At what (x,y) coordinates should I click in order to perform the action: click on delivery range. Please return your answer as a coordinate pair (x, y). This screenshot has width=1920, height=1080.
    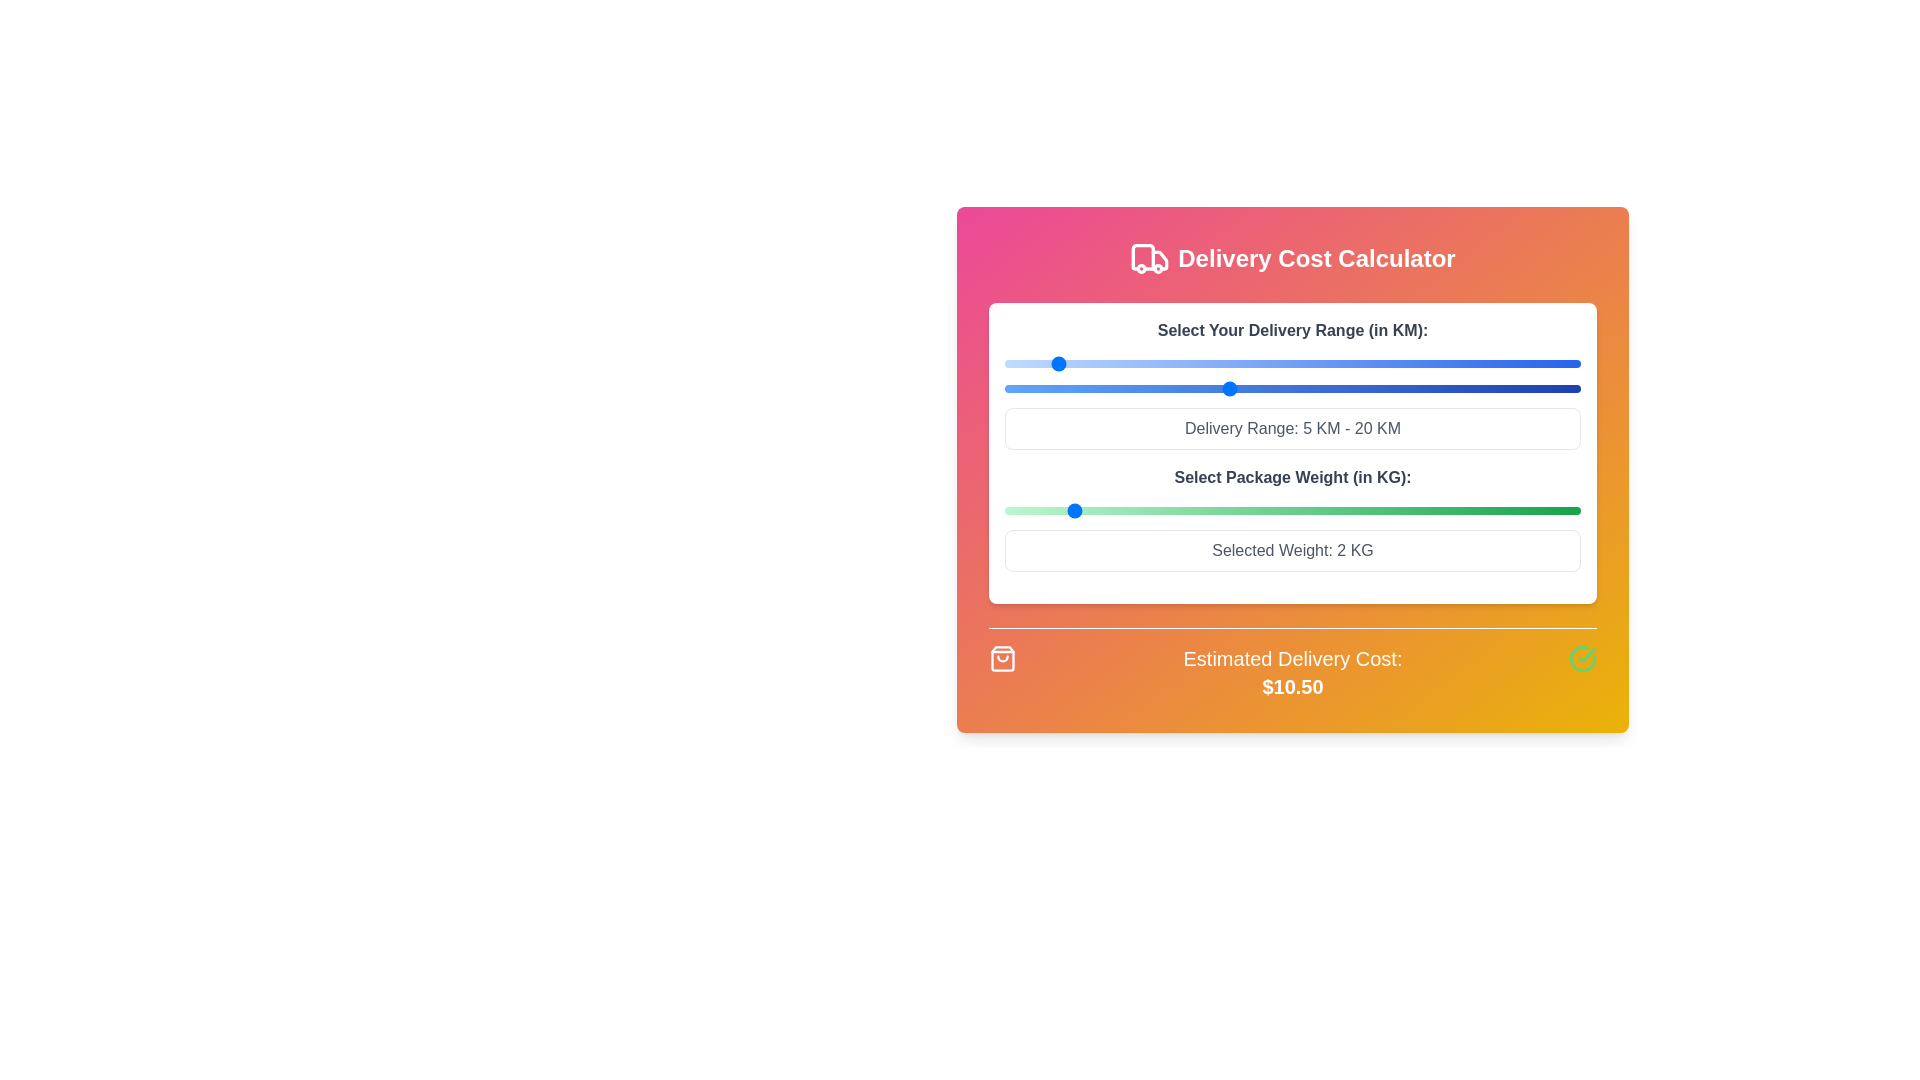
    Looking at the image, I should click on (1380, 389).